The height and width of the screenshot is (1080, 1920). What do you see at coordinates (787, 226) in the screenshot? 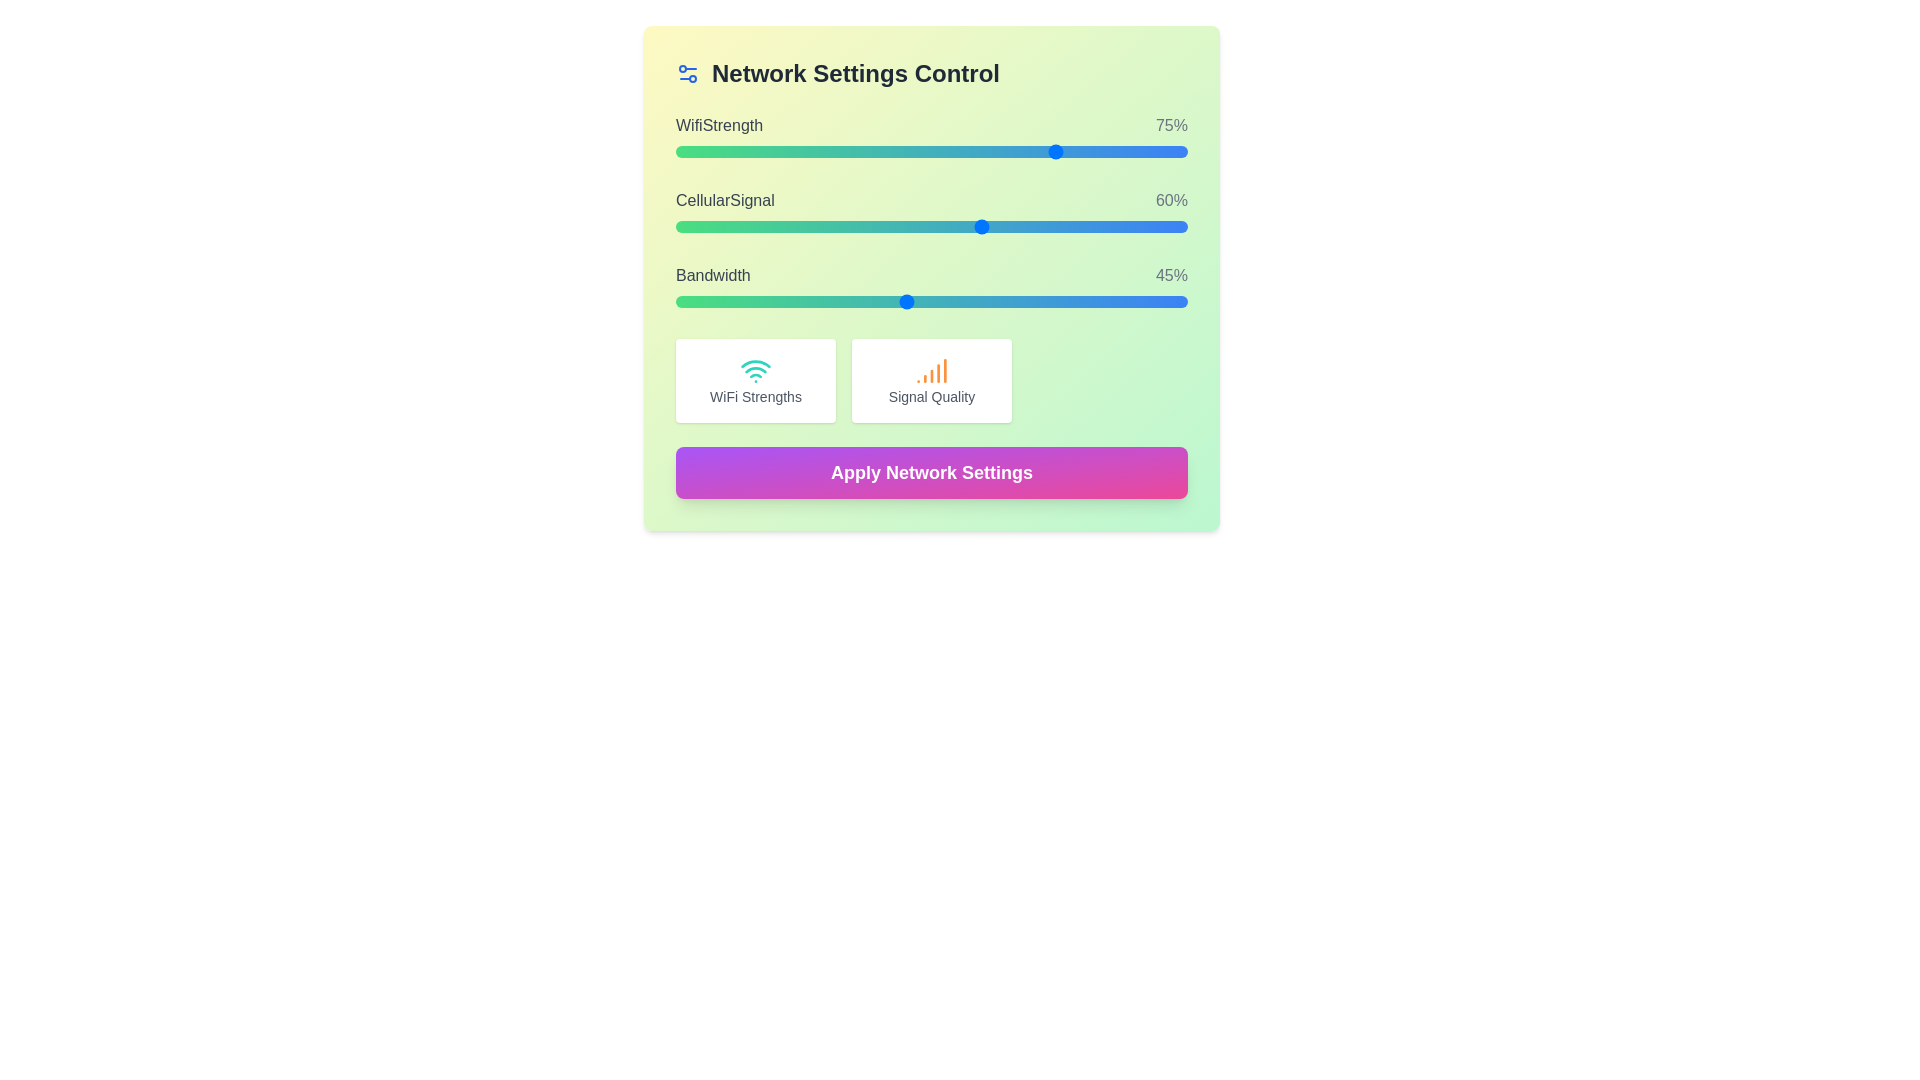
I see `the Cellular Signal slider` at bounding box center [787, 226].